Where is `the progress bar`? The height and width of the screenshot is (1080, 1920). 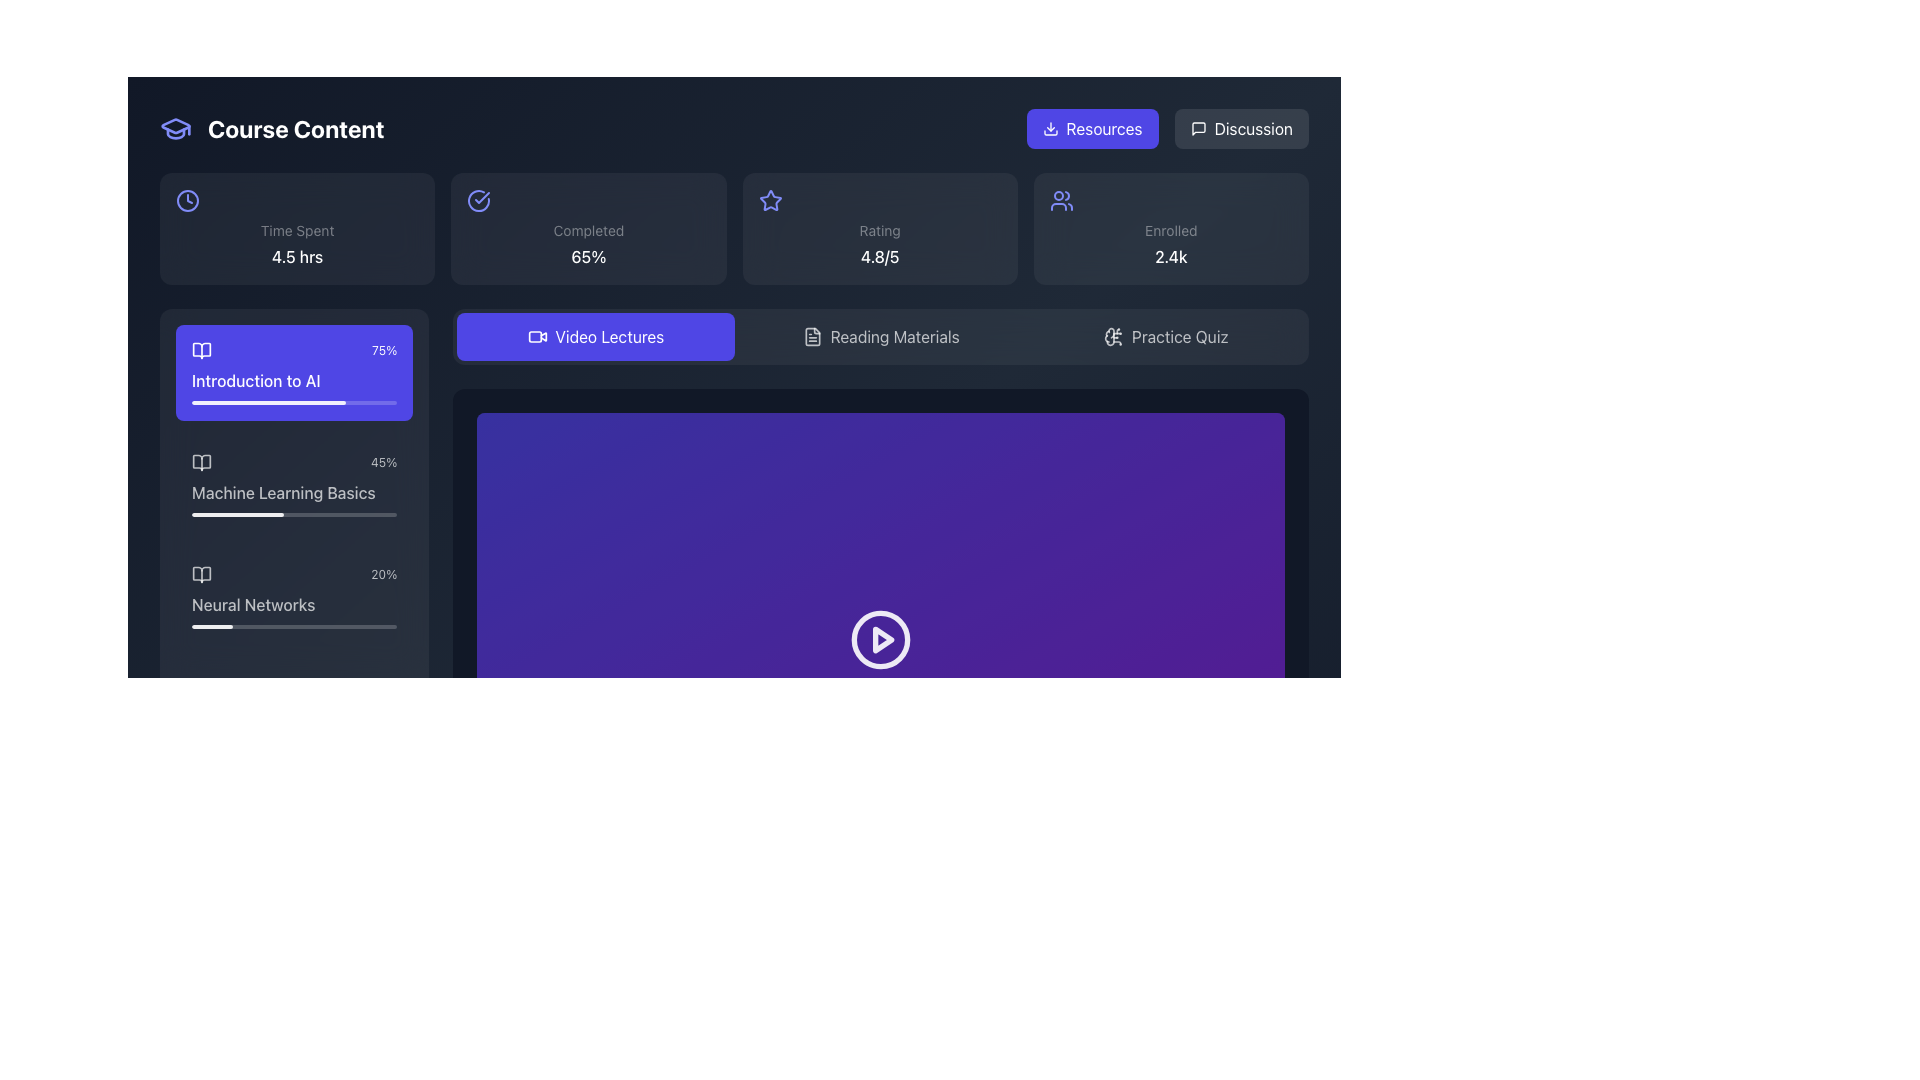
the progress bar is located at coordinates (216, 402).